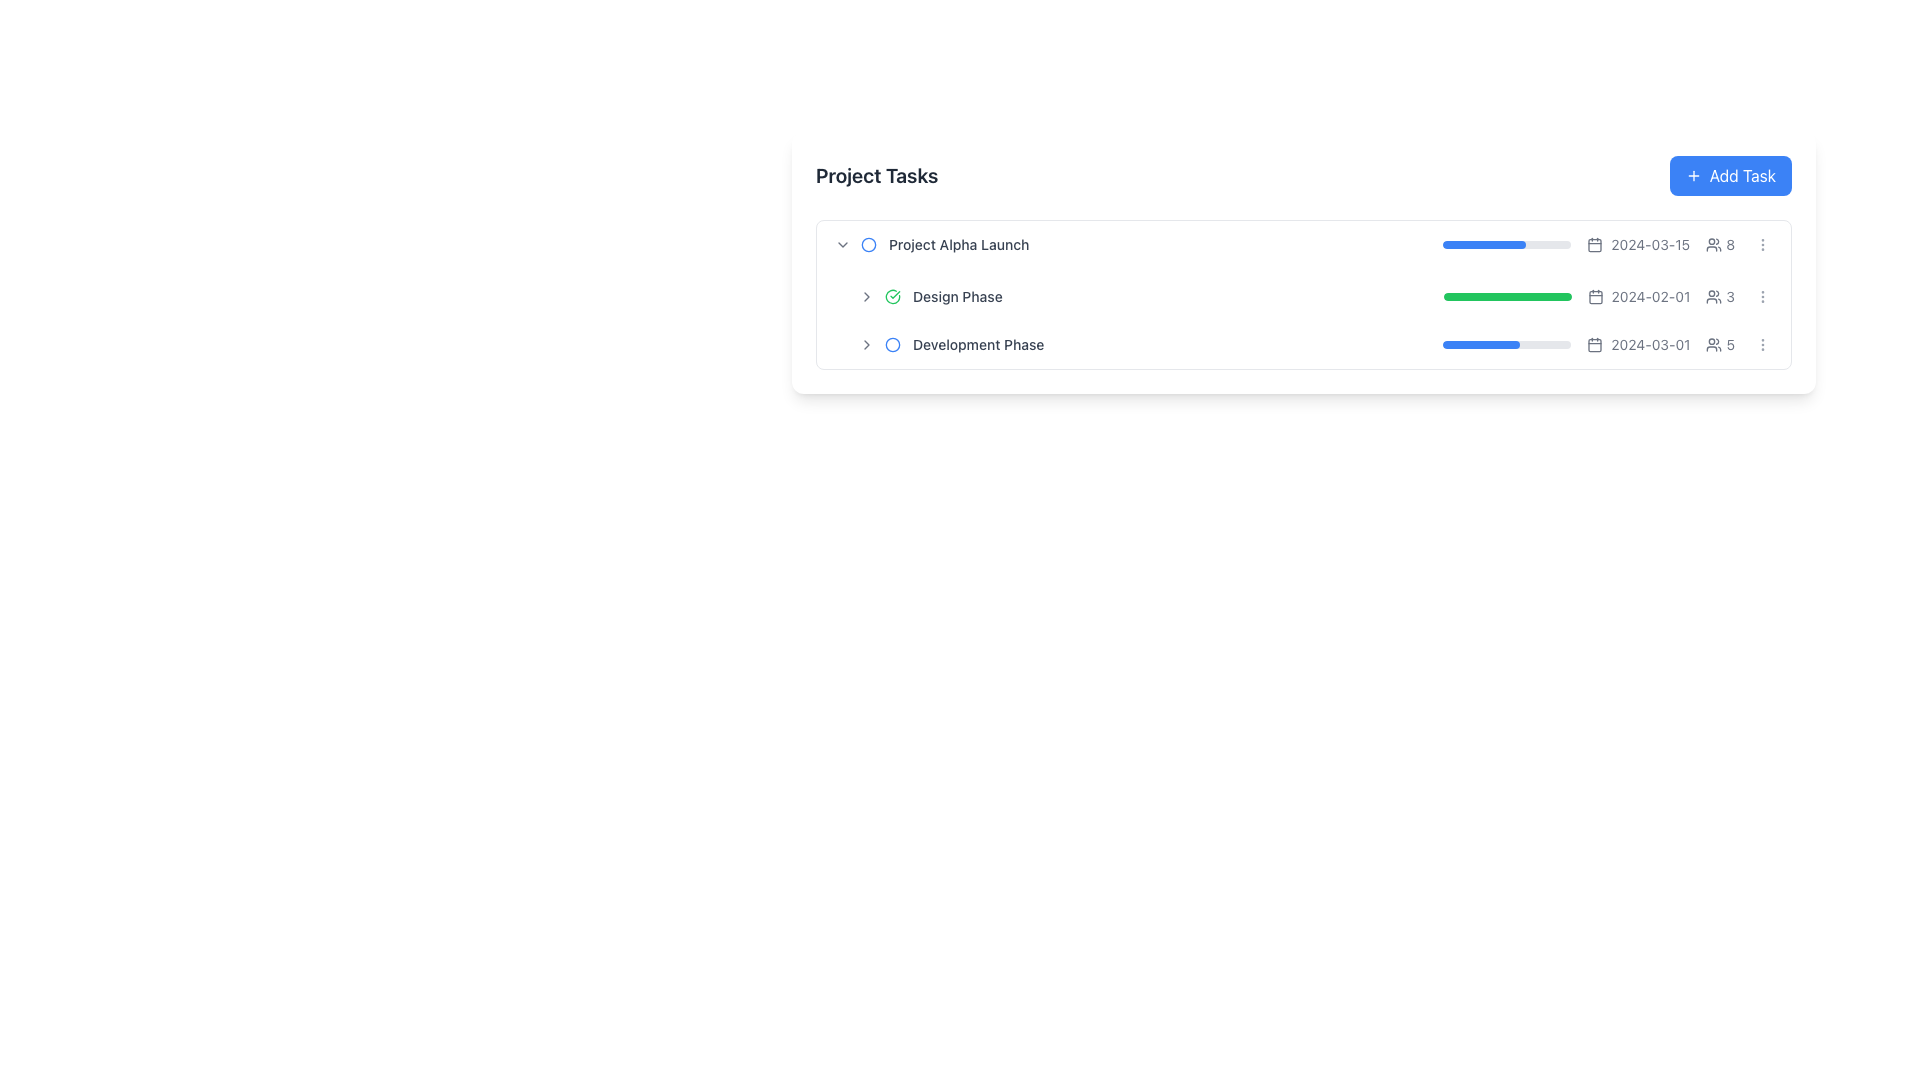 Image resolution: width=1920 pixels, height=1080 pixels. What do you see at coordinates (1507, 244) in the screenshot?
I see `the progress bar indicating the '2024-03-15' task entry, which has a gray background and a blue filled portion` at bounding box center [1507, 244].